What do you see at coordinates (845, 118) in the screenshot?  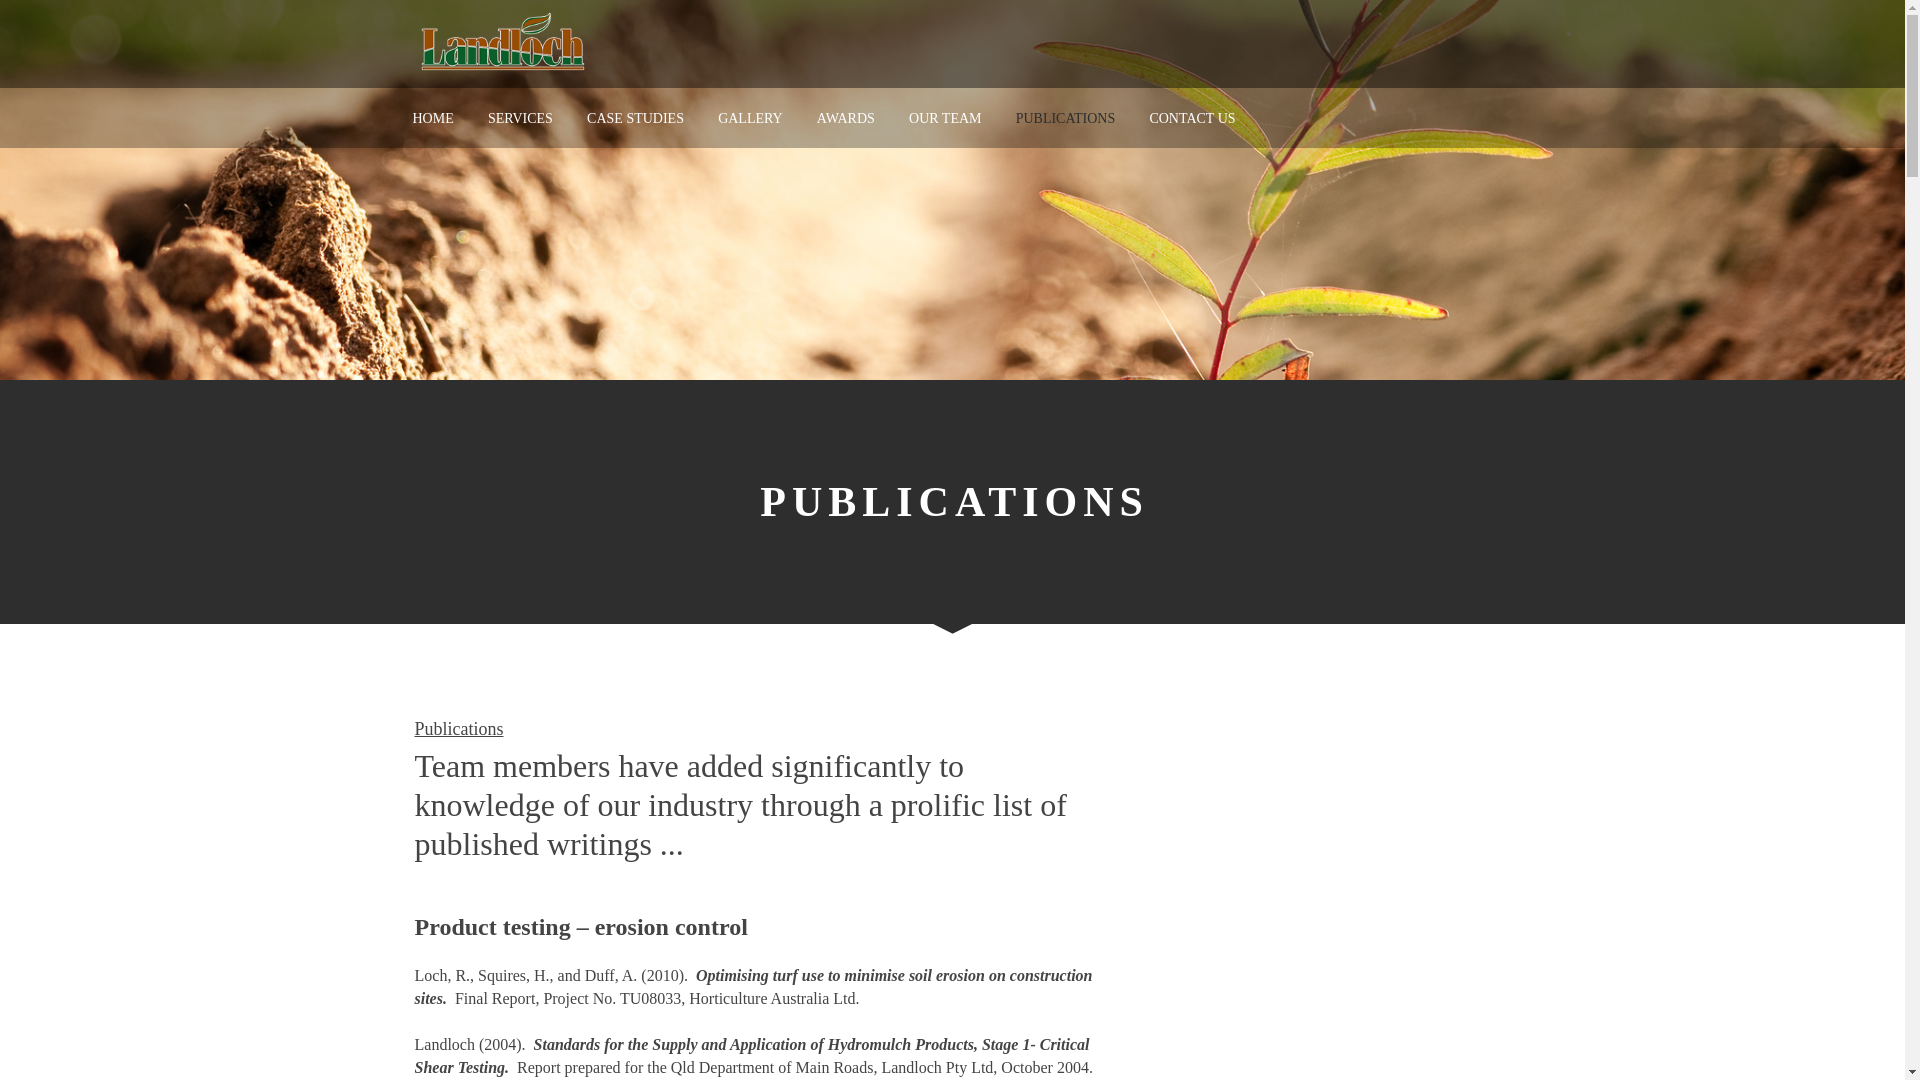 I see `'AWARDS'` at bounding box center [845, 118].